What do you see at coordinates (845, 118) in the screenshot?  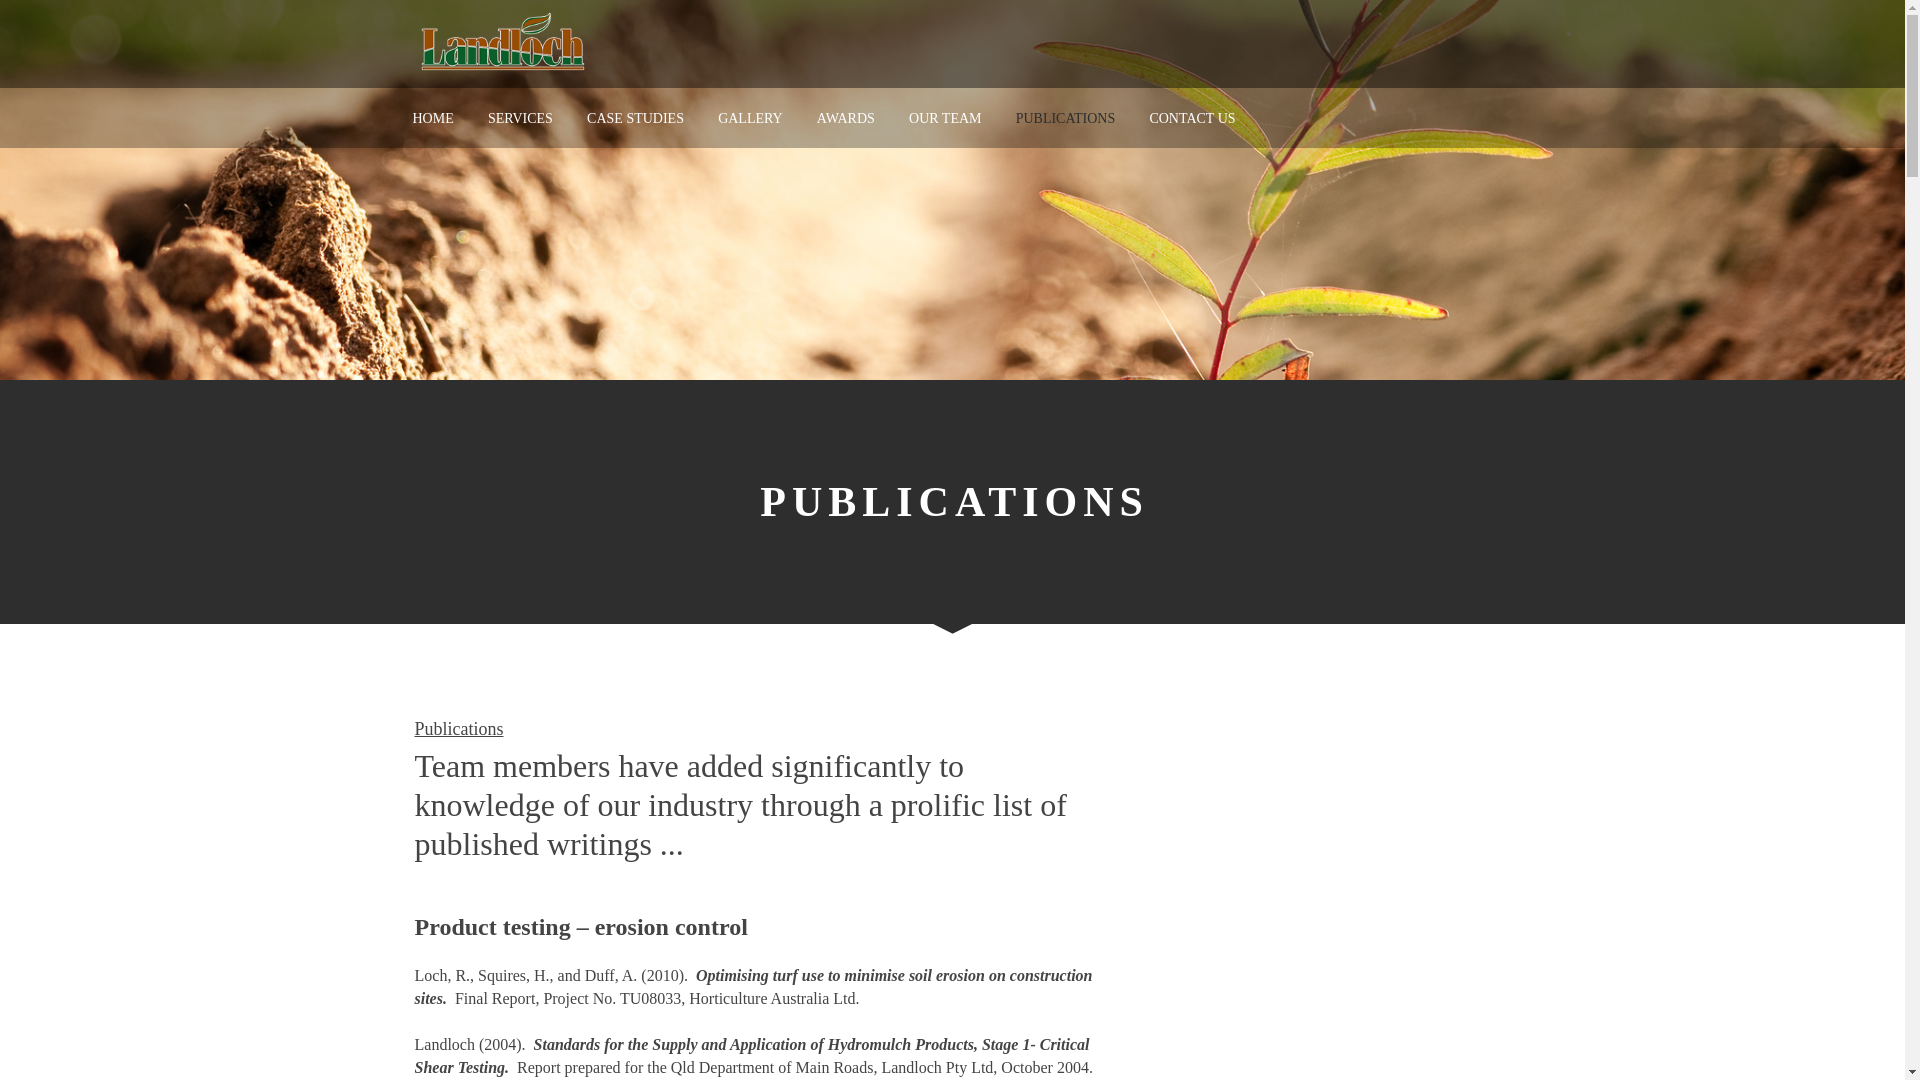 I see `'AWARDS'` at bounding box center [845, 118].